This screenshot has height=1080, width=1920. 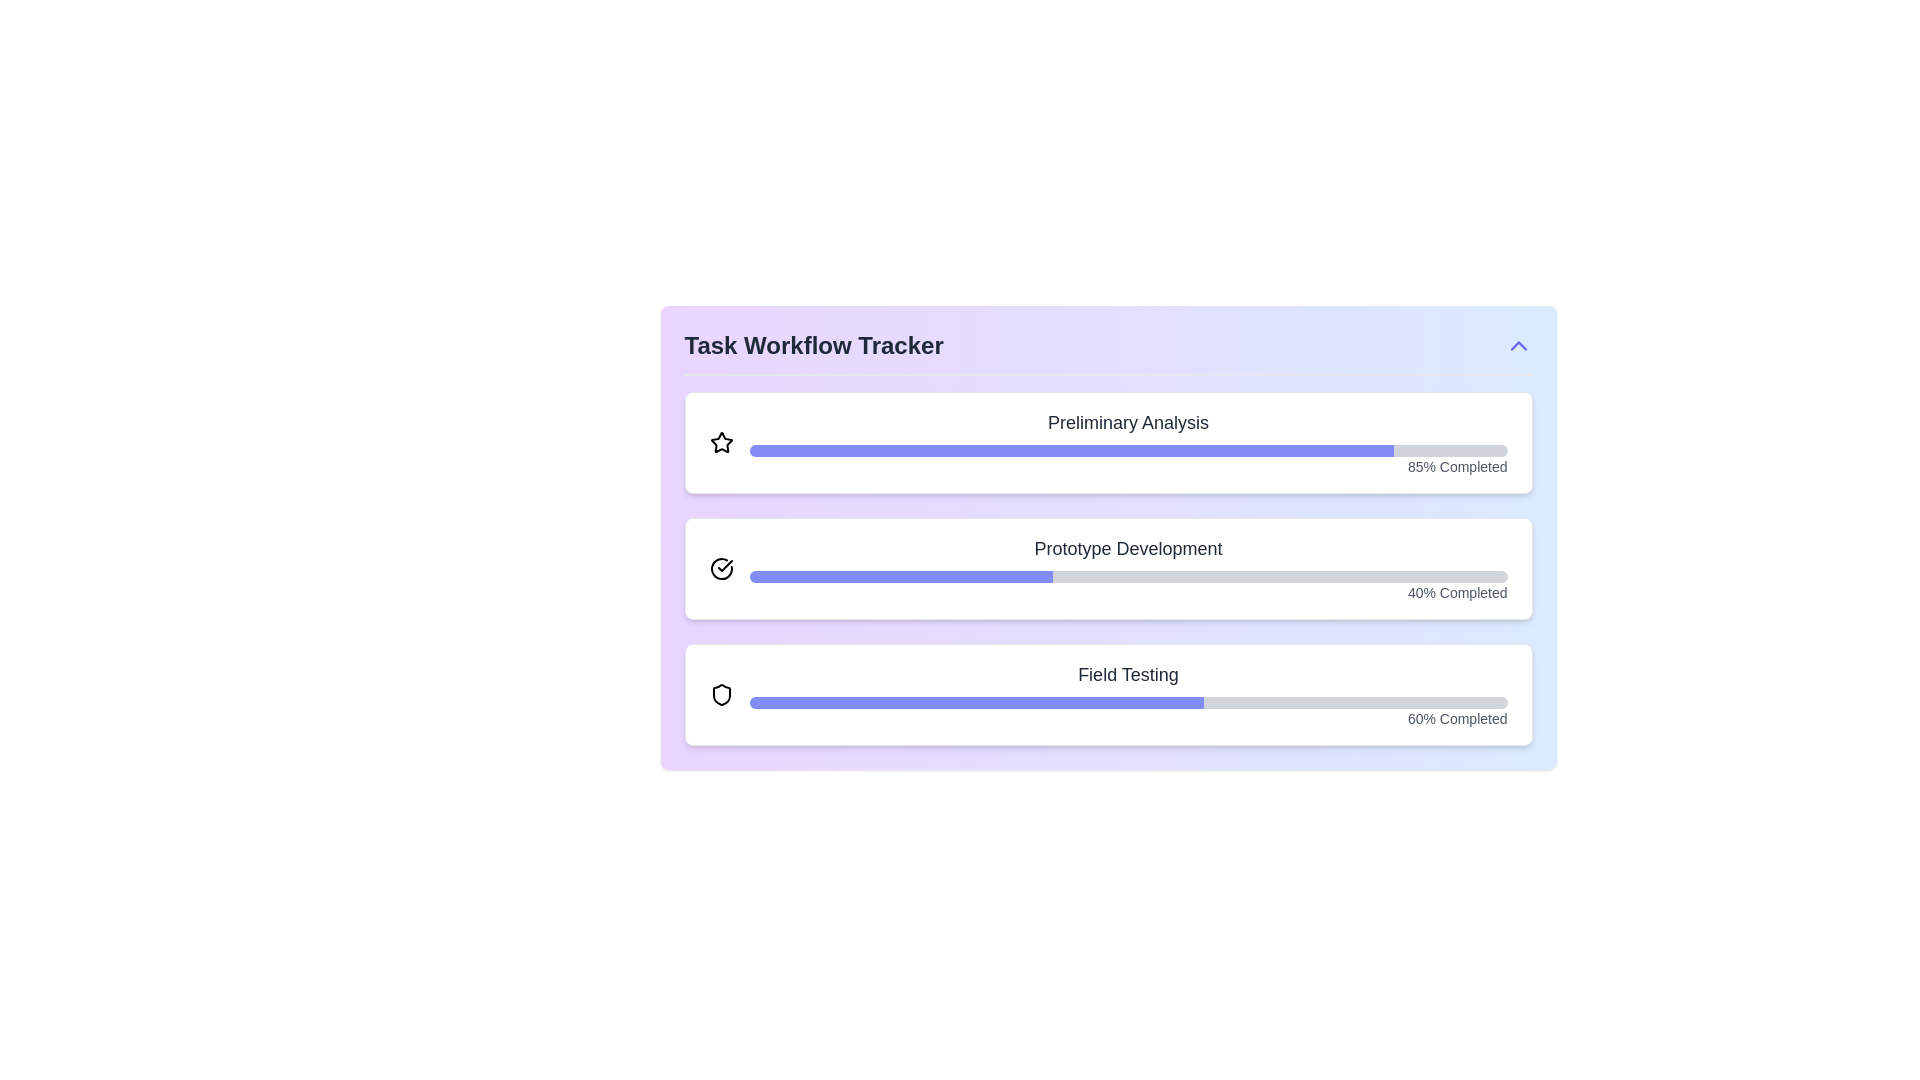 I want to click on the Progress tracker module for the 'Field Testing' stage, which visually shows the completion percentage and allows the user to understand progress at a glance, so click(x=1107, y=693).